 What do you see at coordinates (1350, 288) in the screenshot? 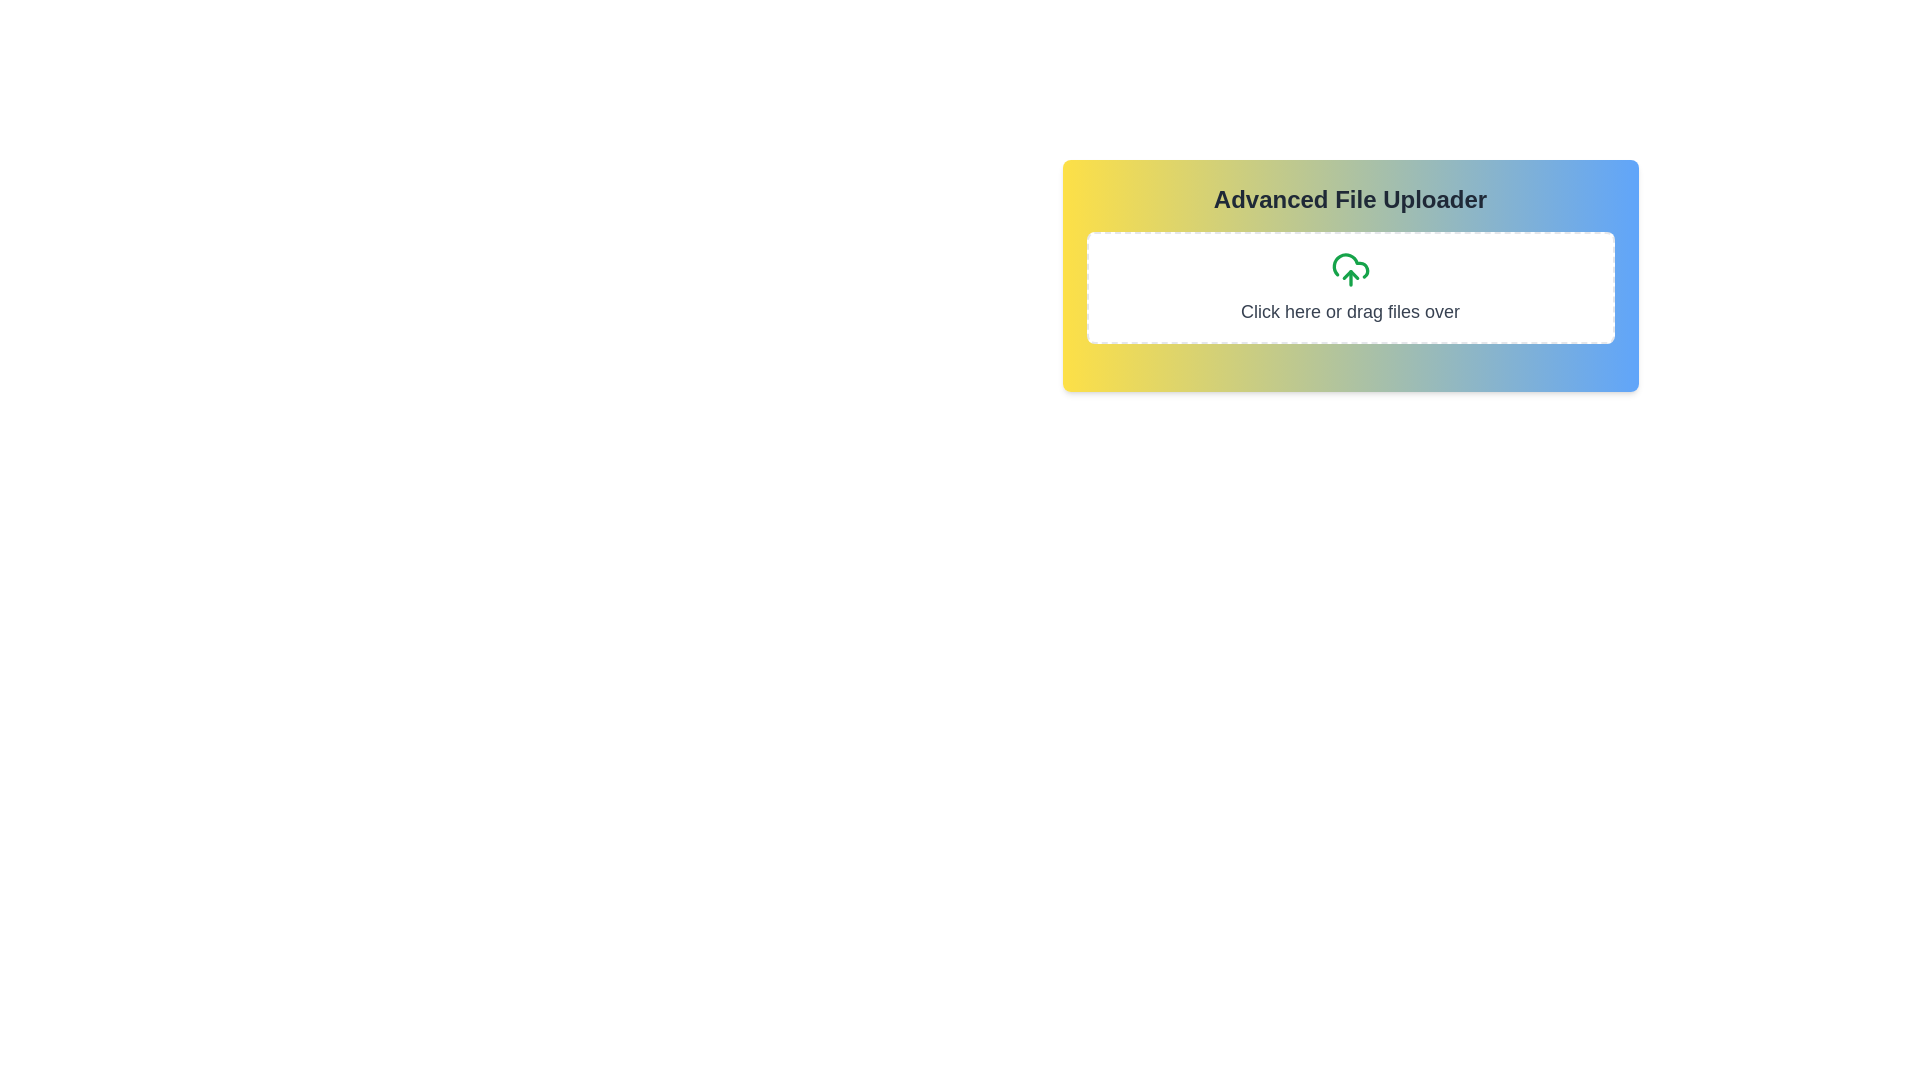
I see `the file uploader area located near the center of the 'Advanced File Uploader' panel, which is a bordered, rounded rectangle with dashed lines` at bounding box center [1350, 288].